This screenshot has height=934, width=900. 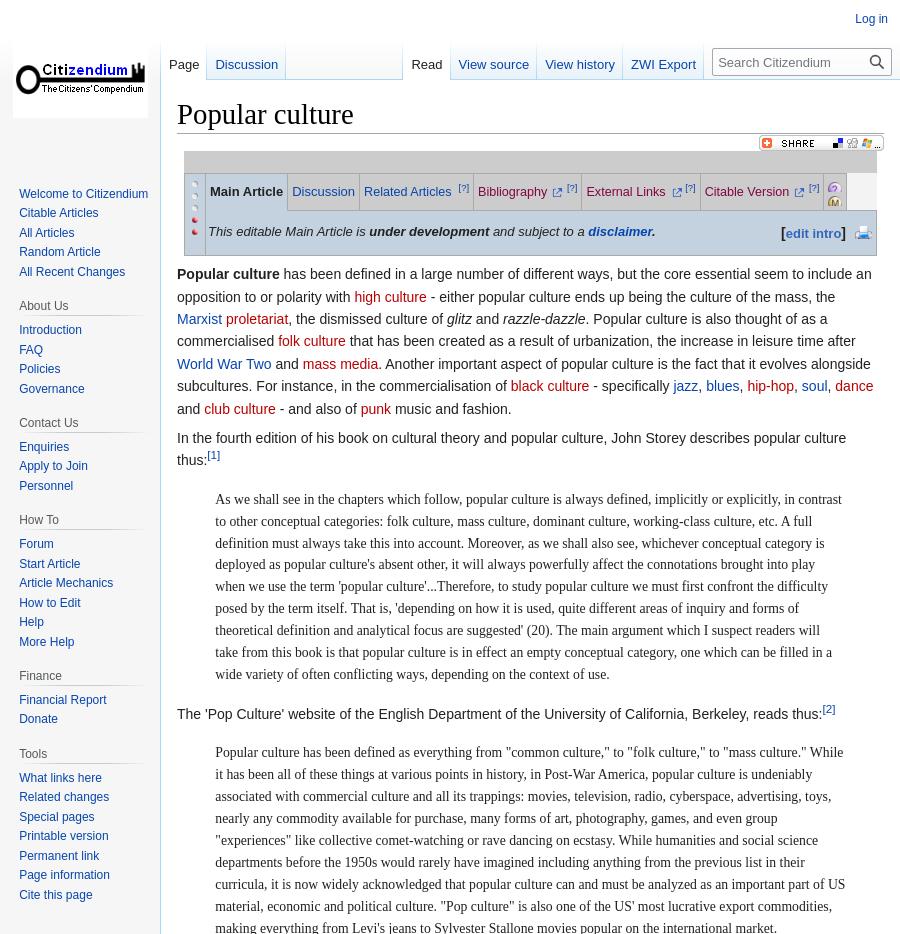 What do you see at coordinates (746, 191) in the screenshot?
I see `'Citable Version'` at bounding box center [746, 191].